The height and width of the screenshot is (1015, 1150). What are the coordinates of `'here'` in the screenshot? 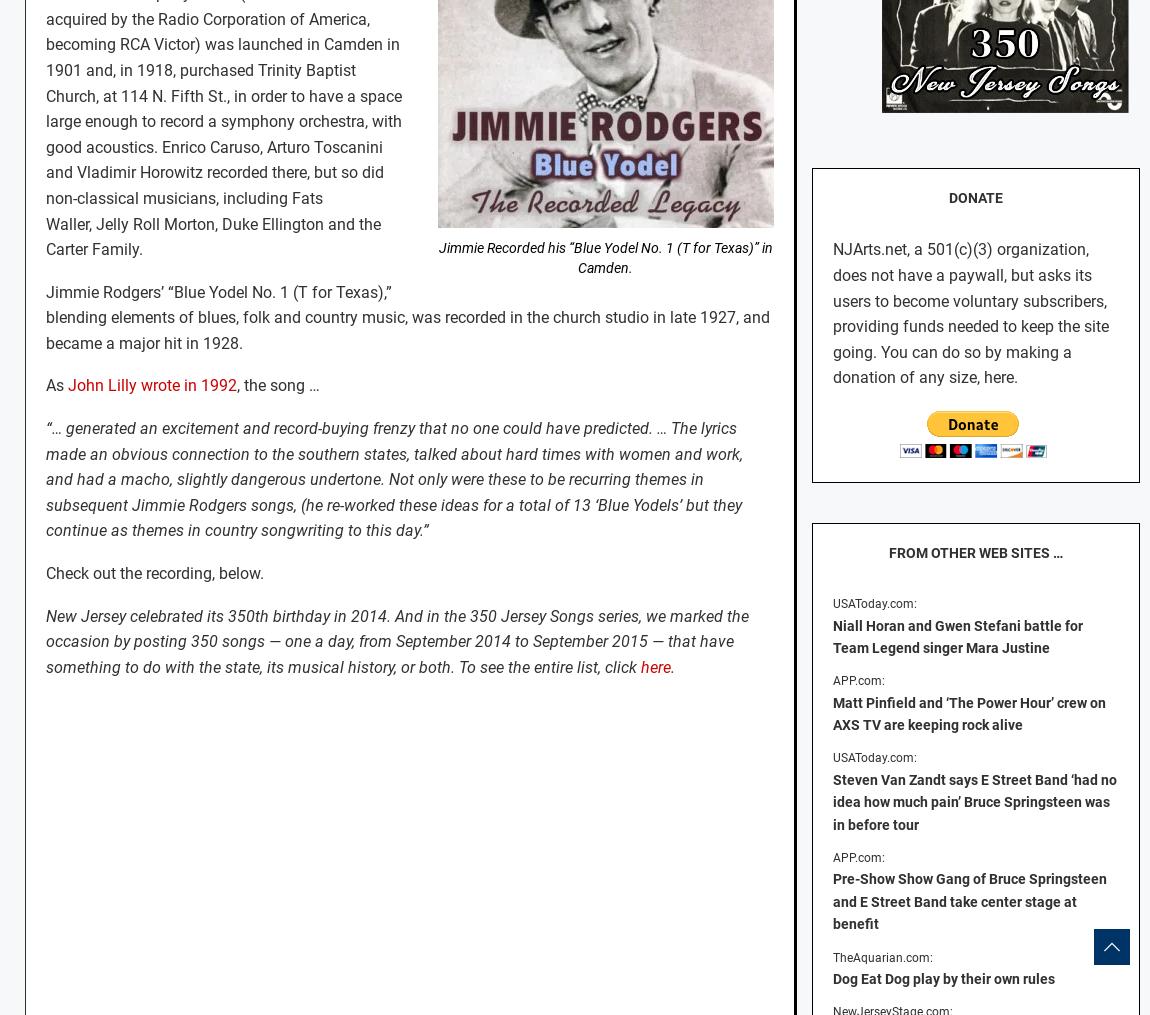 It's located at (654, 666).